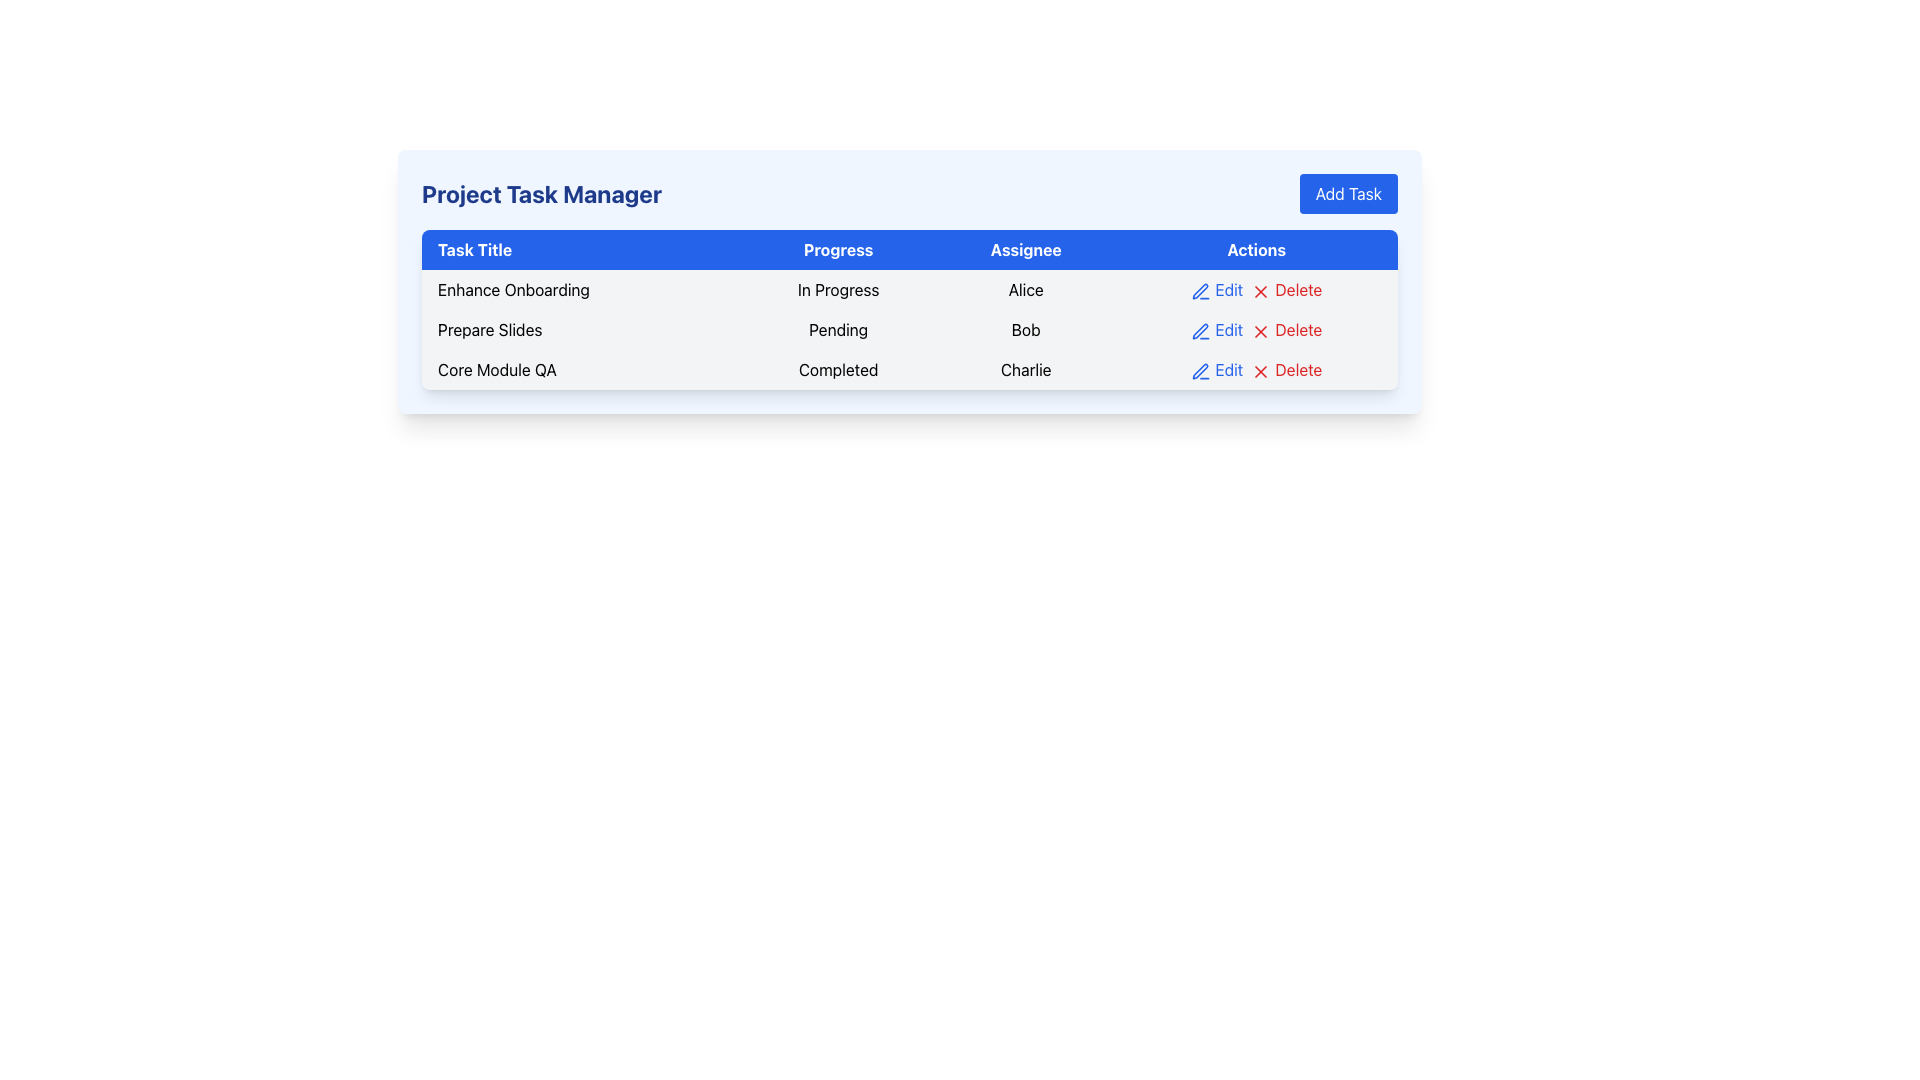  Describe the element at coordinates (1260, 371) in the screenshot. I see `the small red 'X' icon button for delete functionality located in the 'Actions' column of the last row in the 'Project Task Manager' table` at that location.